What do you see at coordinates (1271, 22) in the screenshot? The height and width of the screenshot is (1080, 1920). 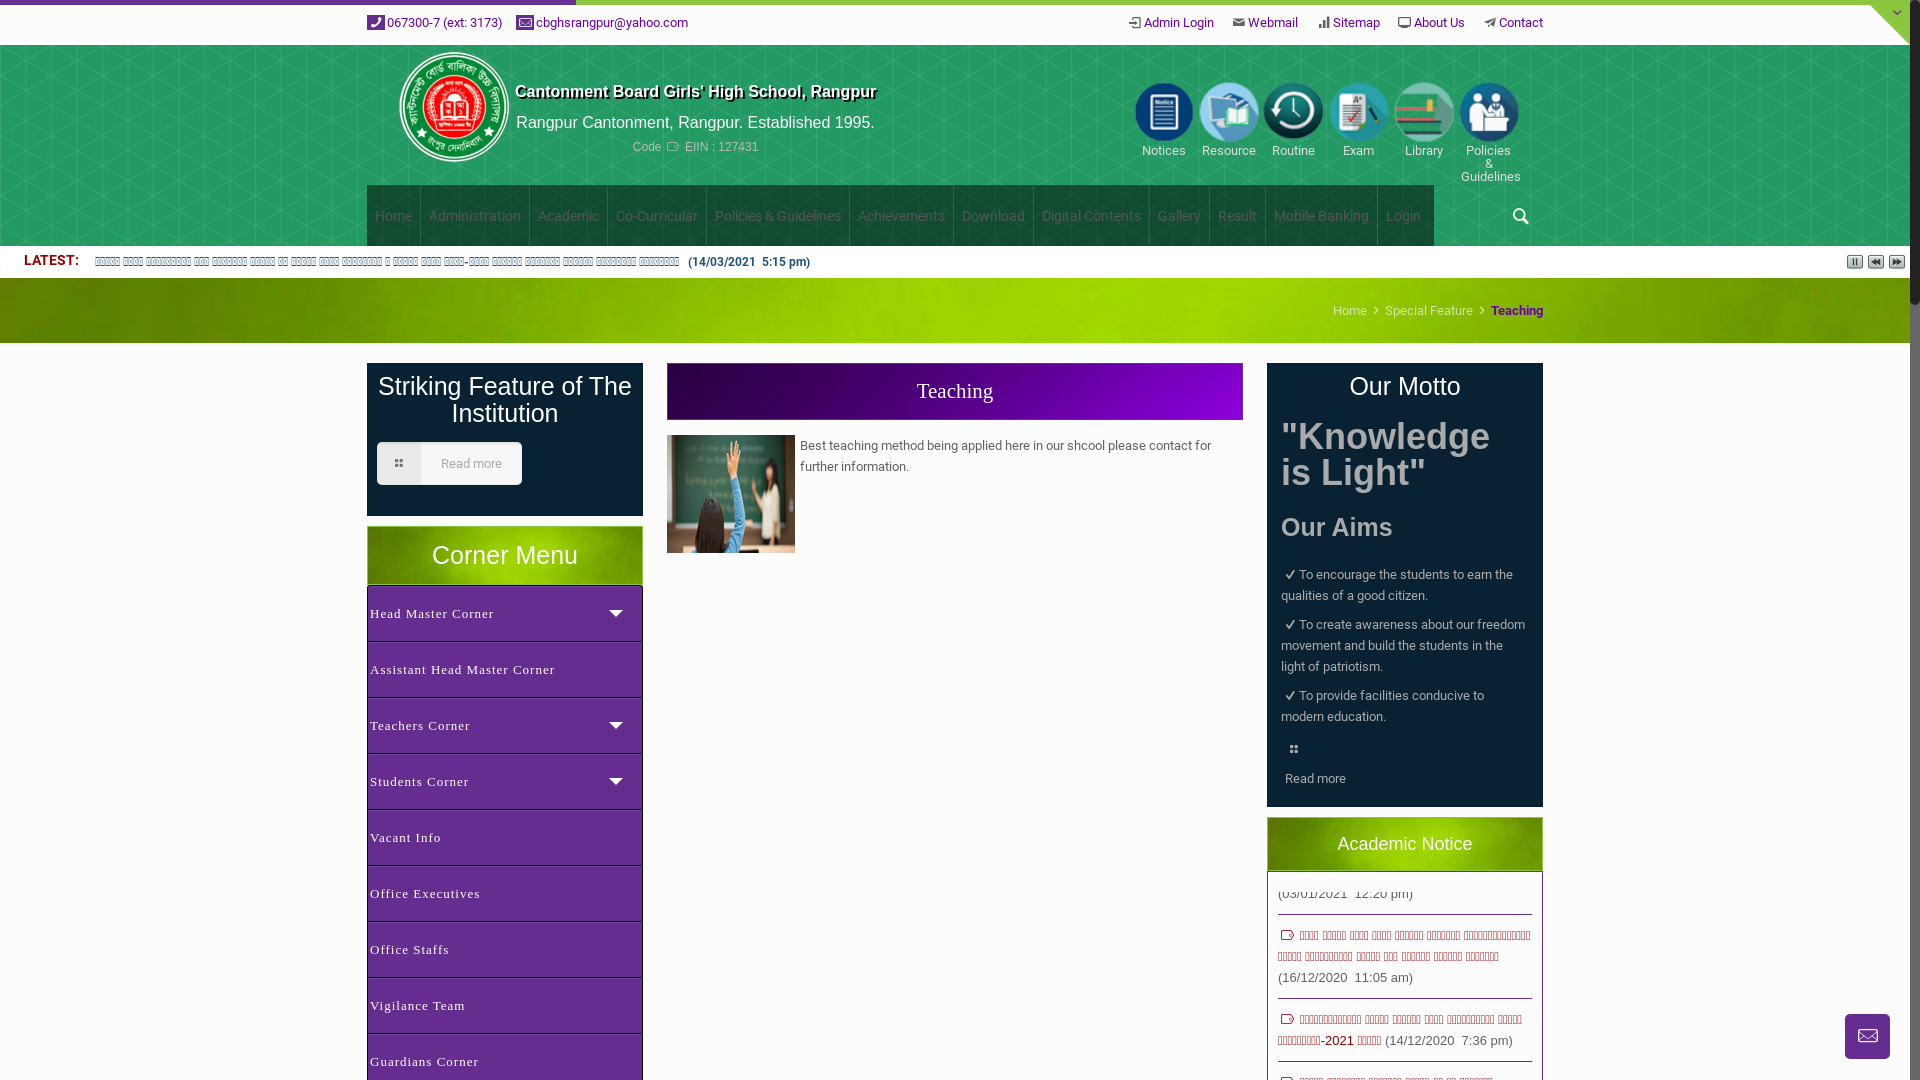 I see `'Webmail'` at bounding box center [1271, 22].